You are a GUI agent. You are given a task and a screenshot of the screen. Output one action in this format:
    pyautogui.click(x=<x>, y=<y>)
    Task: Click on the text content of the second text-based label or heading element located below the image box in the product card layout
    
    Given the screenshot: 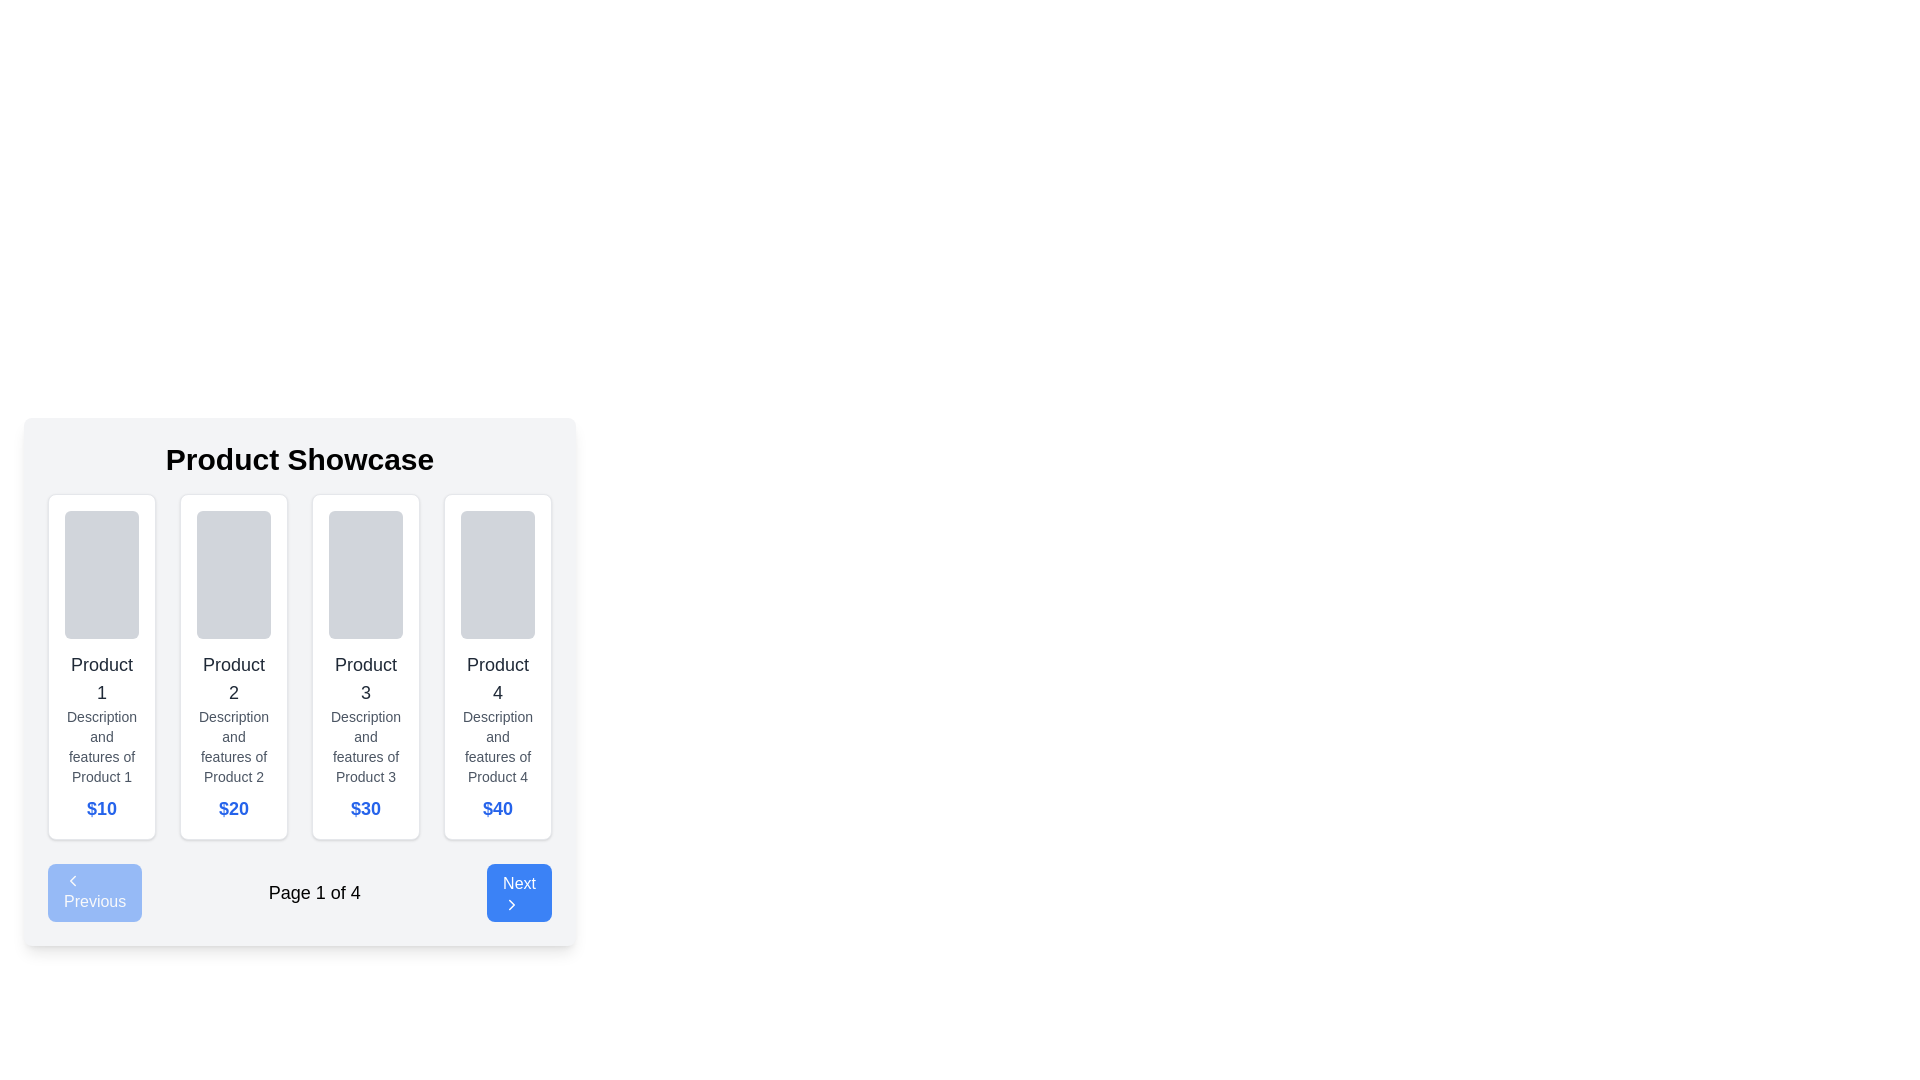 What is the action you would take?
    pyautogui.click(x=365, y=677)
    